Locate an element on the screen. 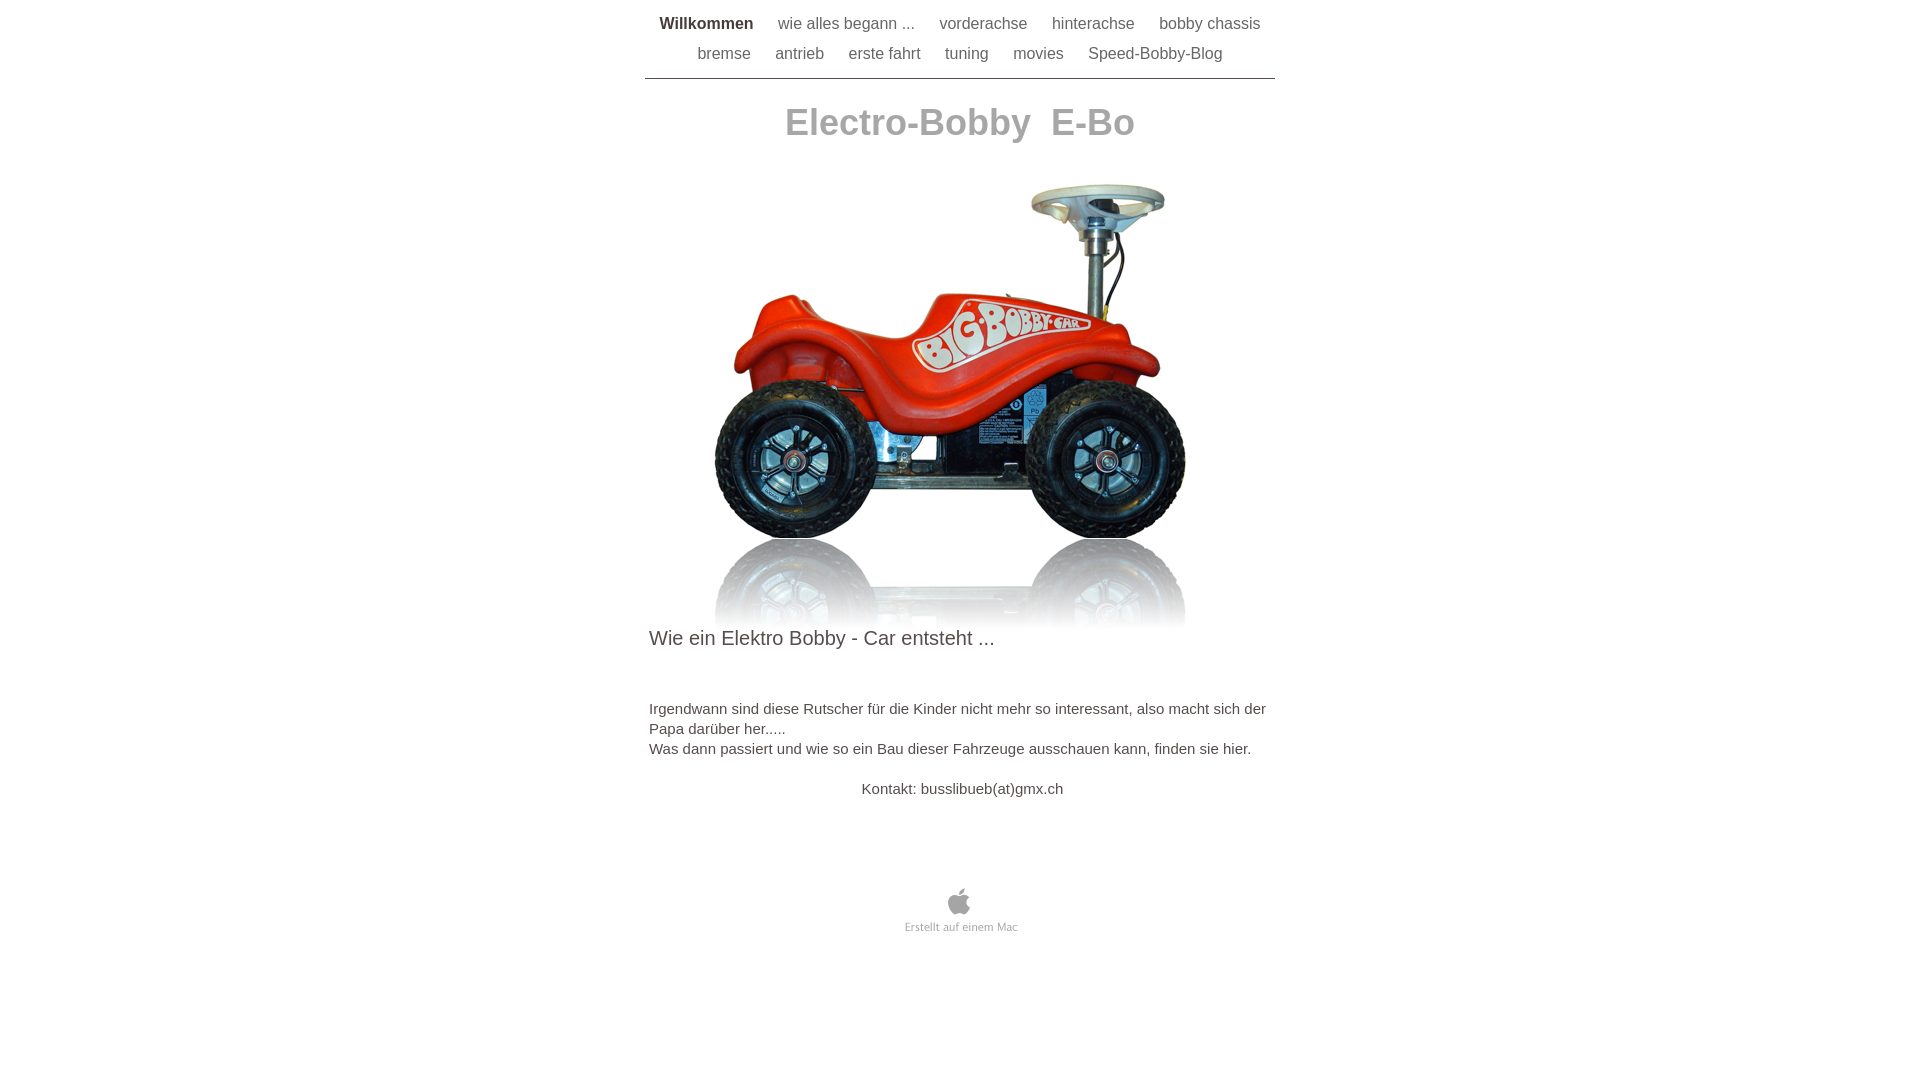 The image size is (1920, 1080). 'wie alles begann ...' is located at coordinates (848, 23).